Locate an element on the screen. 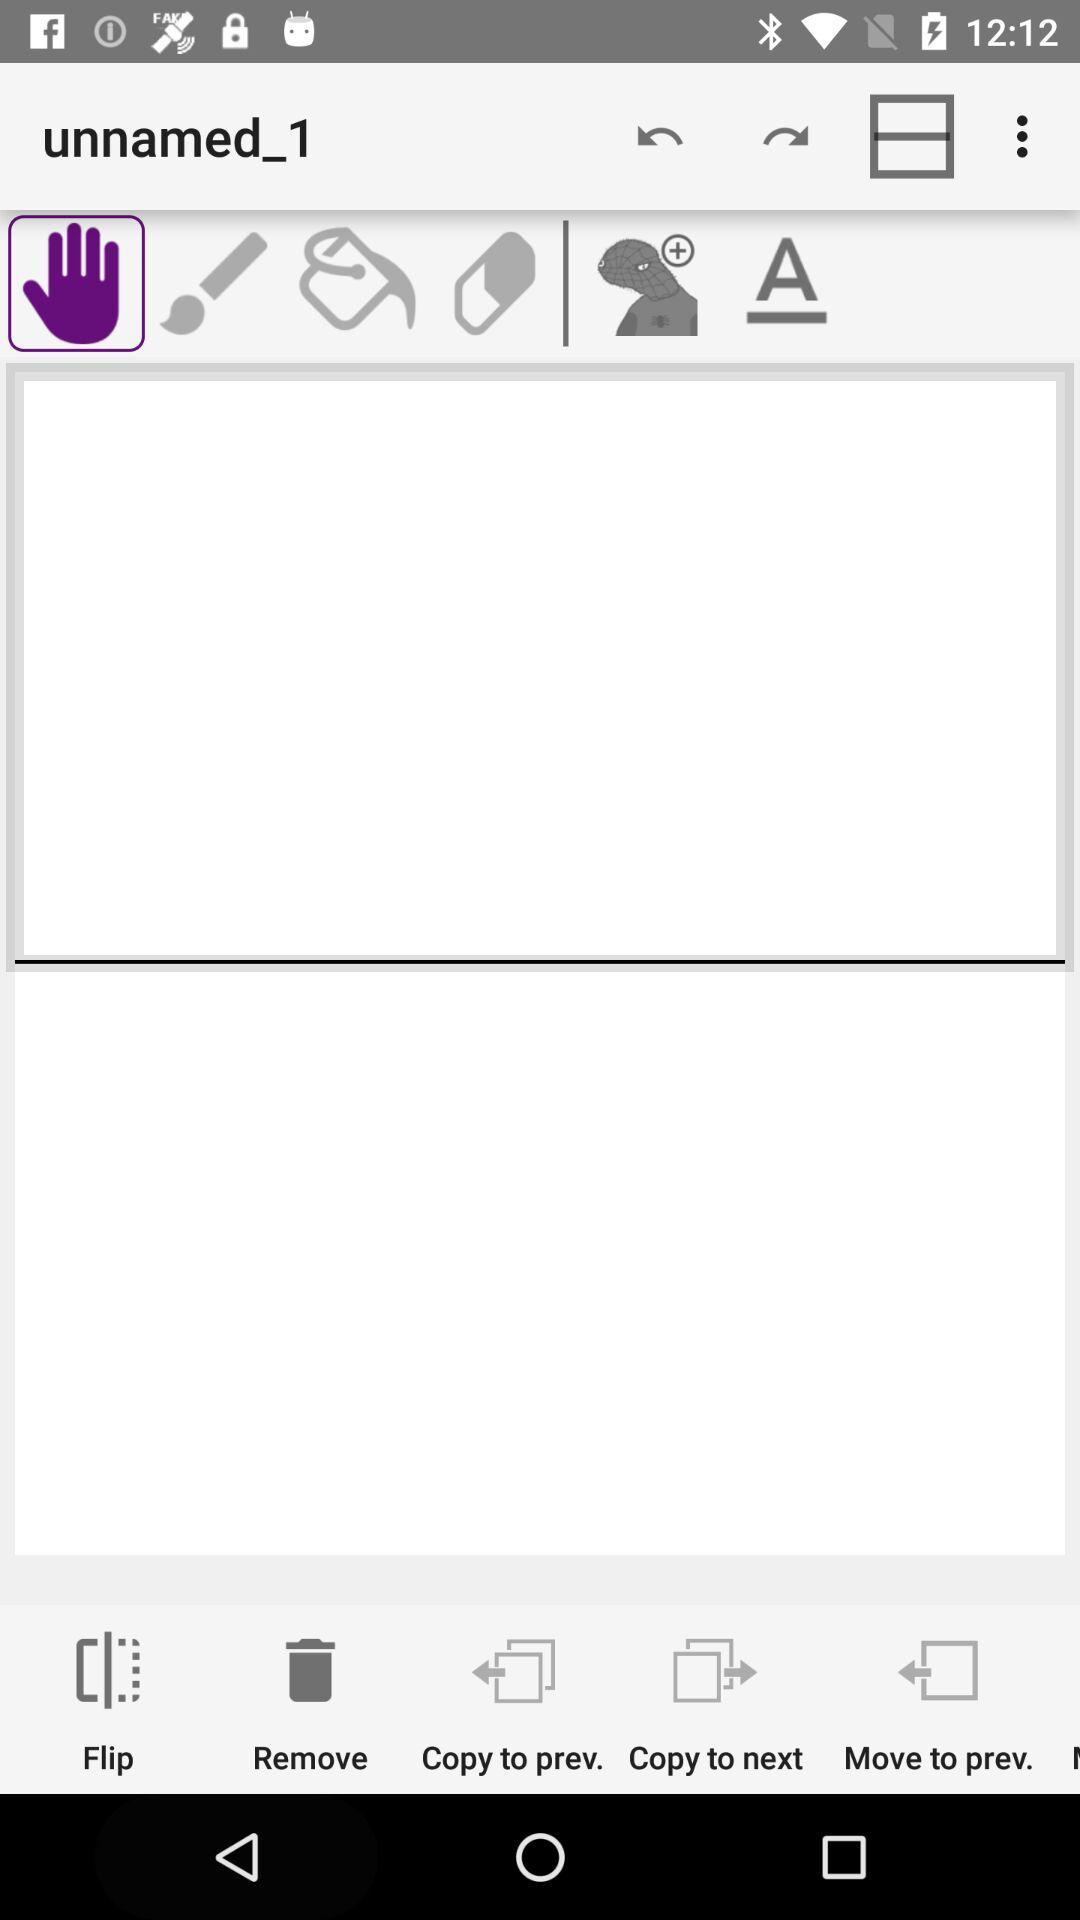 Image resolution: width=1080 pixels, height=1920 pixels. the icon next to remove is located at coordinates (108, 1702).